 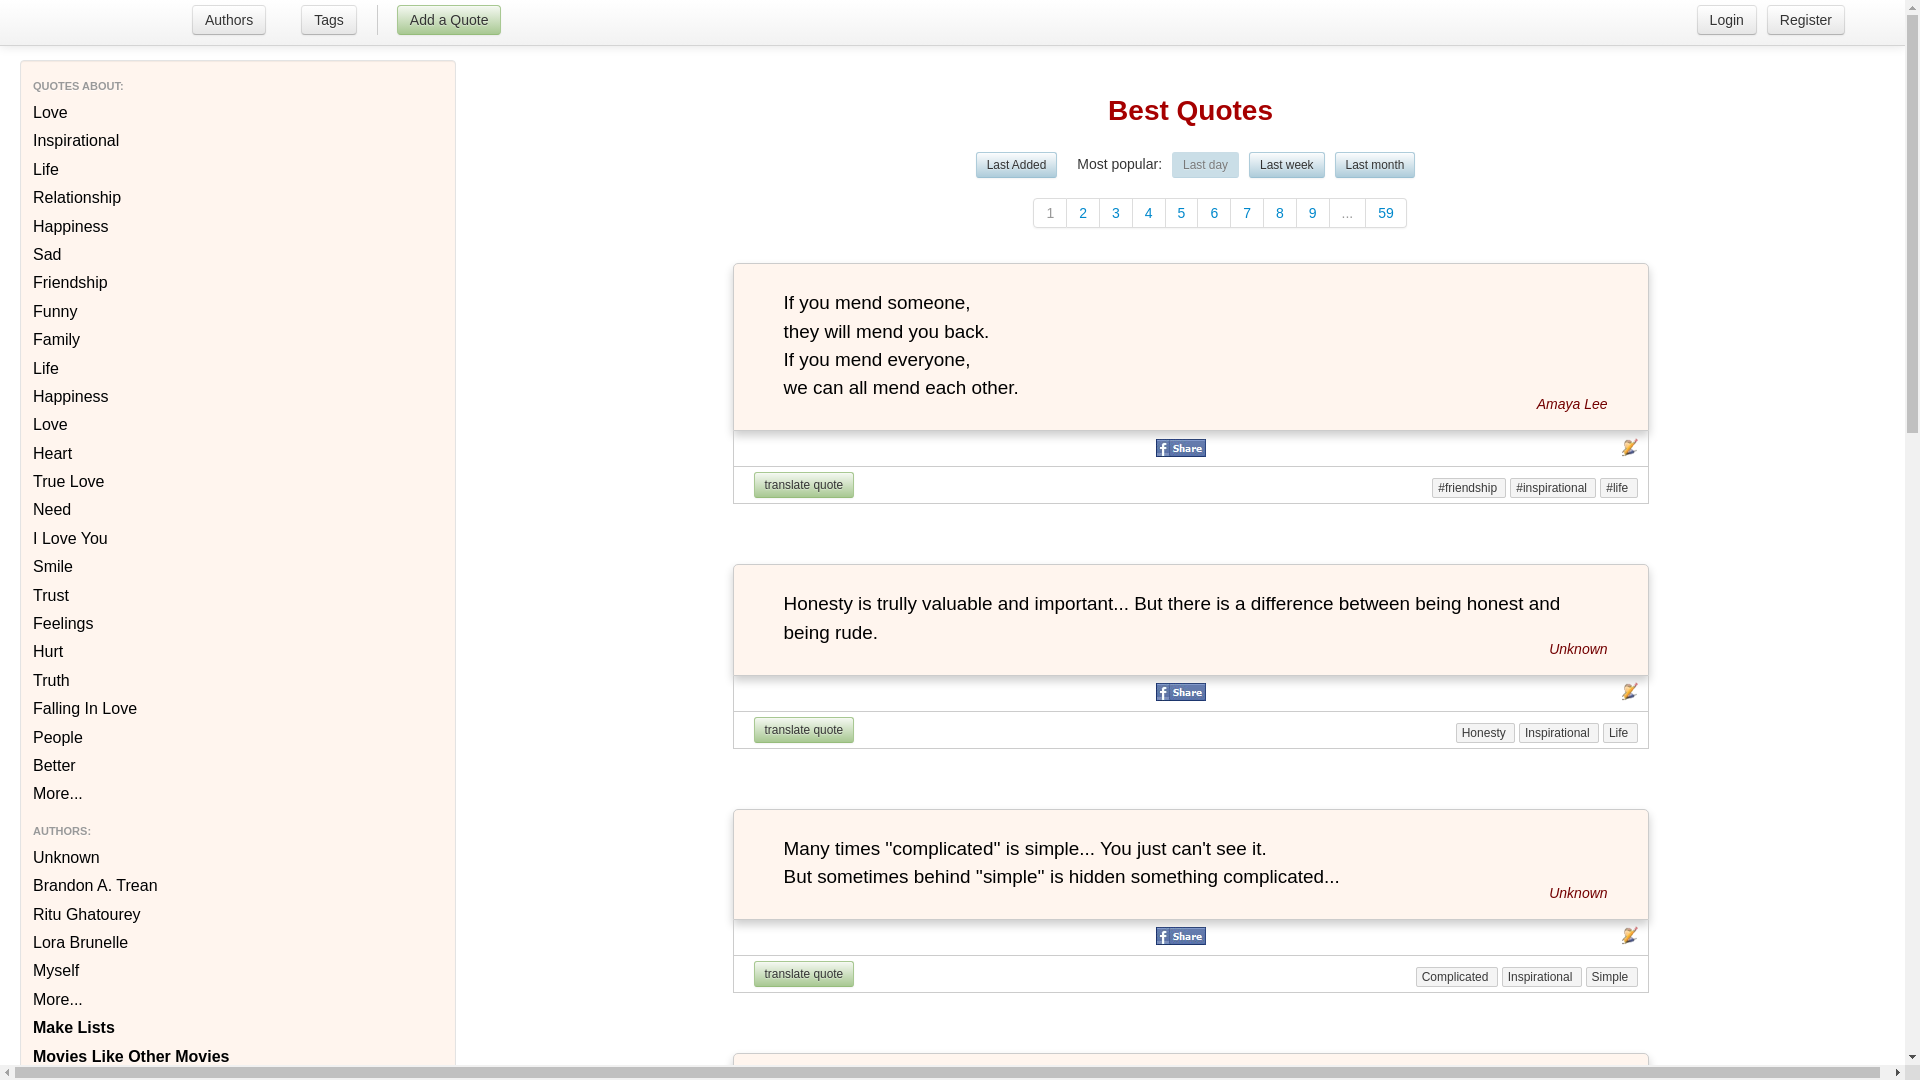 What do you see at coordinates (1213, 212) in the screenshot?
I see `'6'` at bounding box center [1213, 212].